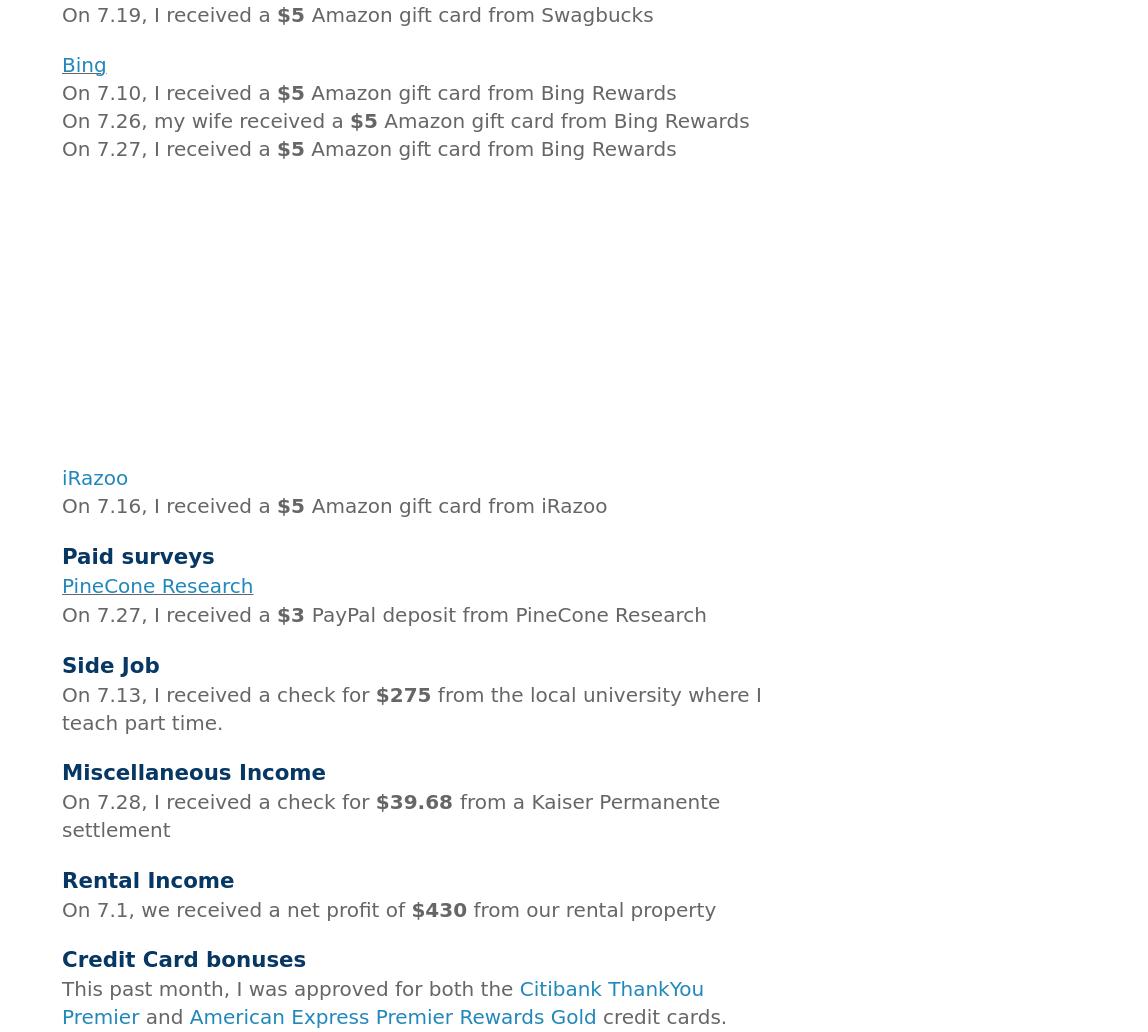 This screenshot has height=1032, width=1148. What do you see at coordinates (591, 907) in the screenshot?
I see `'from our rental
property'` at bounding box center [591, 907].